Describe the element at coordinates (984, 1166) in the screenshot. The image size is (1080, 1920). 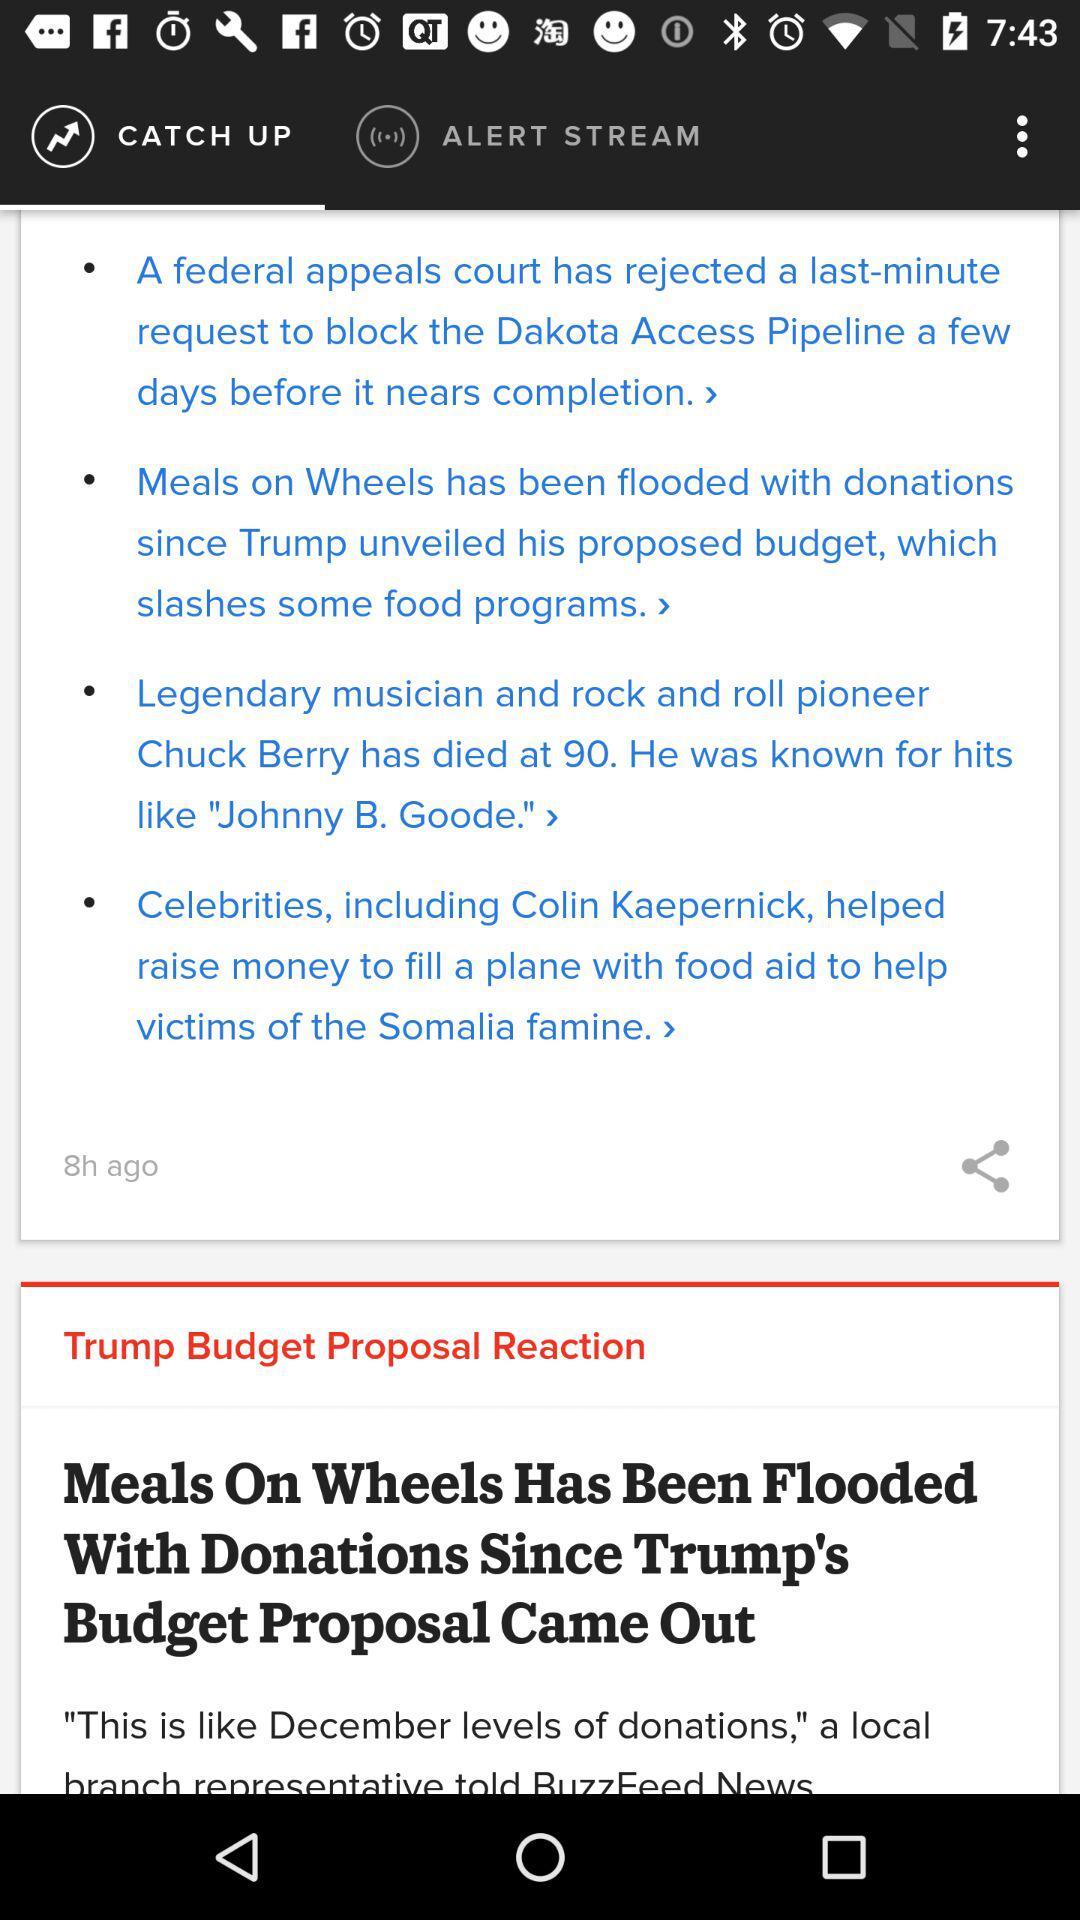
I see `icon next to 8h ago item` at that location.